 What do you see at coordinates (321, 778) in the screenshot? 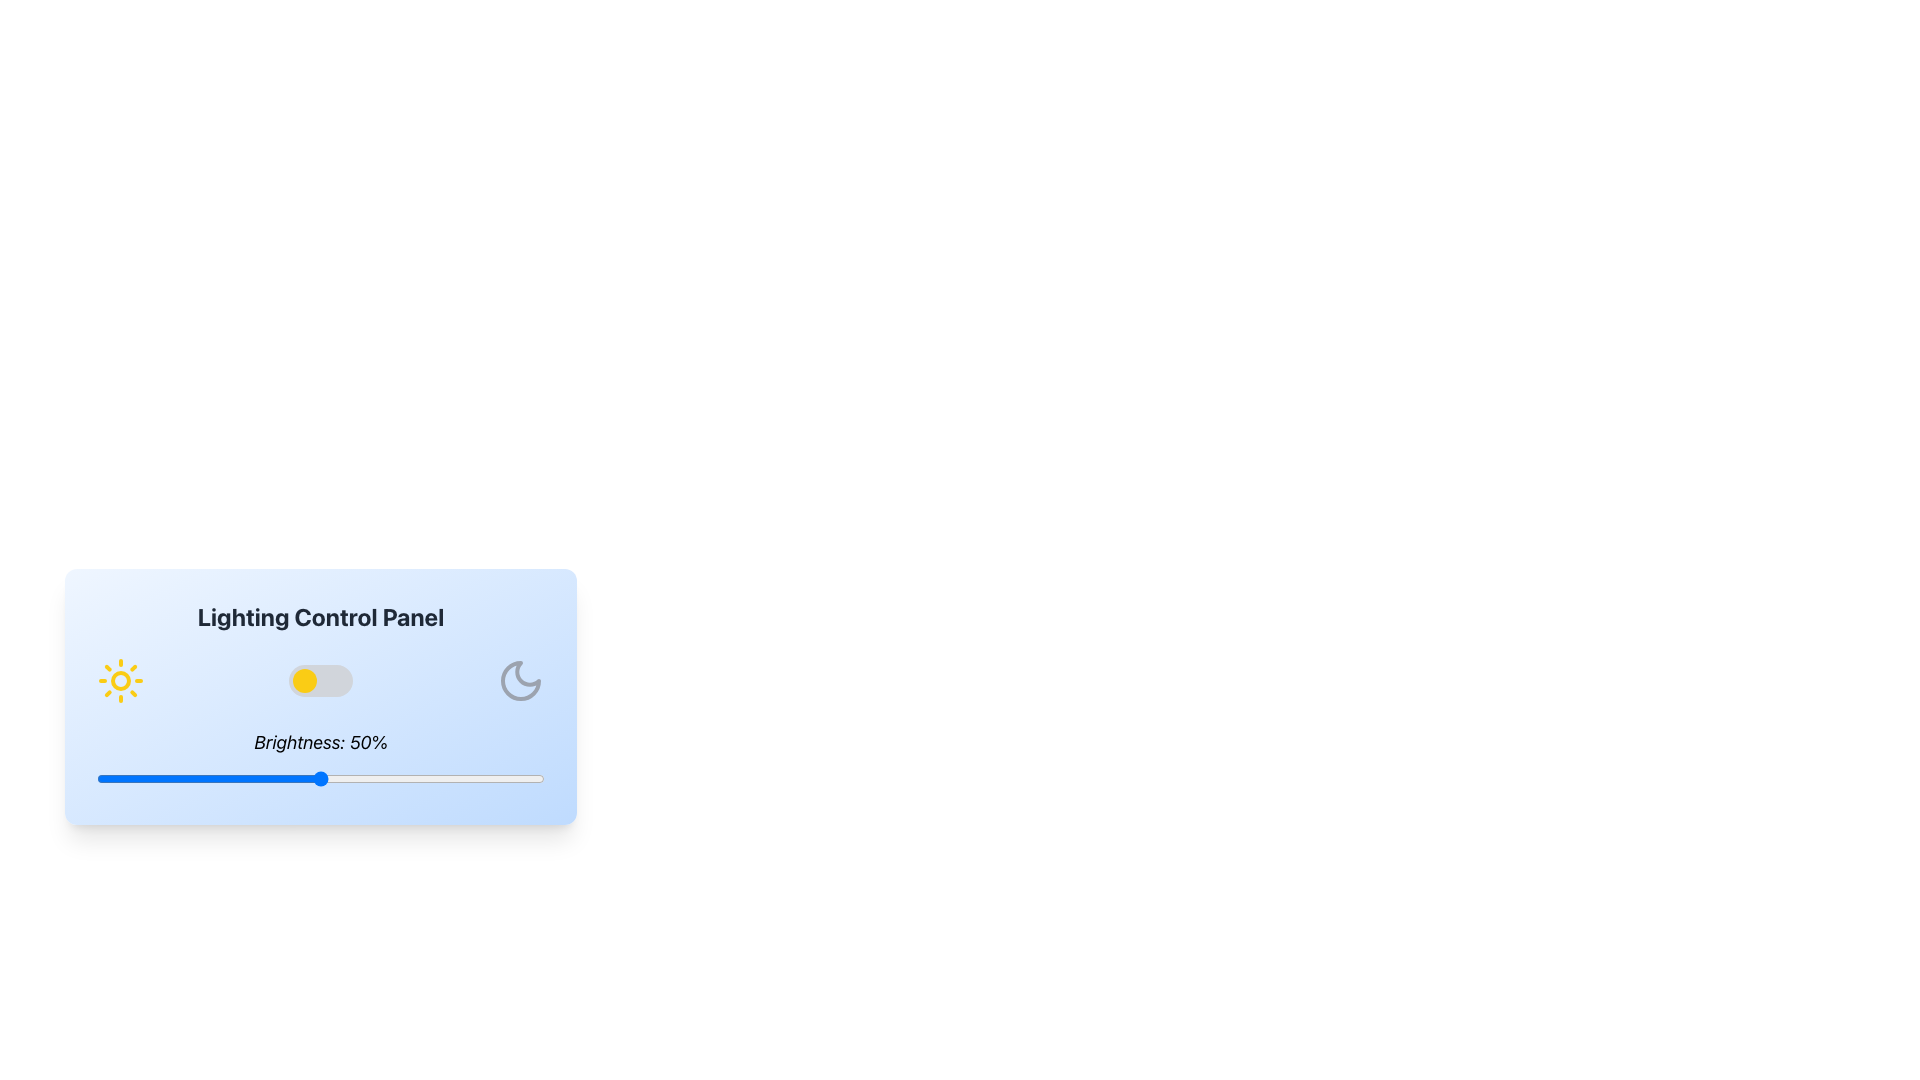
I see `the knob of the brightness slider located below the label 'Brightness: 50%' in the Lighting Control Panel` at bounding box center [321, 778].